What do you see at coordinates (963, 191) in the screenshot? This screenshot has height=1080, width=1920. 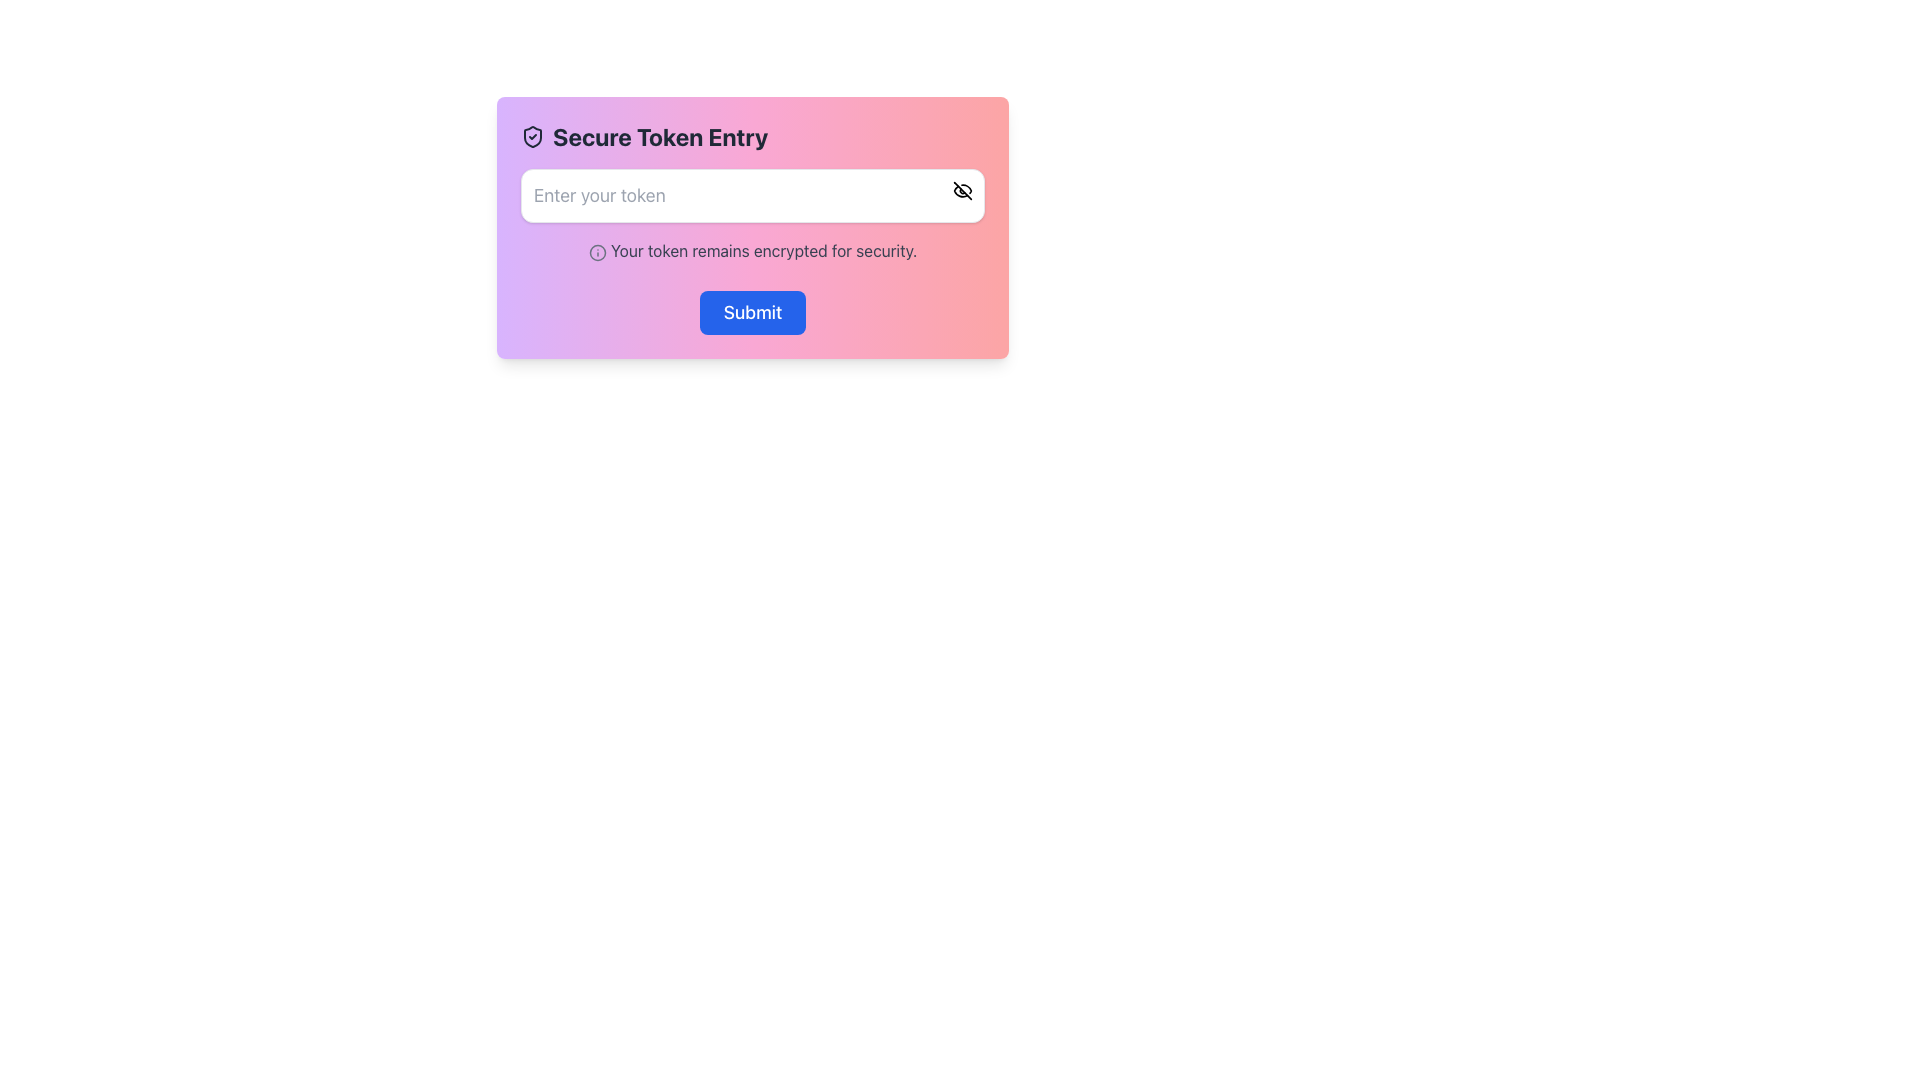 I see `the eye icon with a slash through it located at the top-right corner of the 'Enter your token' input field` at bounding box center [963, 191].